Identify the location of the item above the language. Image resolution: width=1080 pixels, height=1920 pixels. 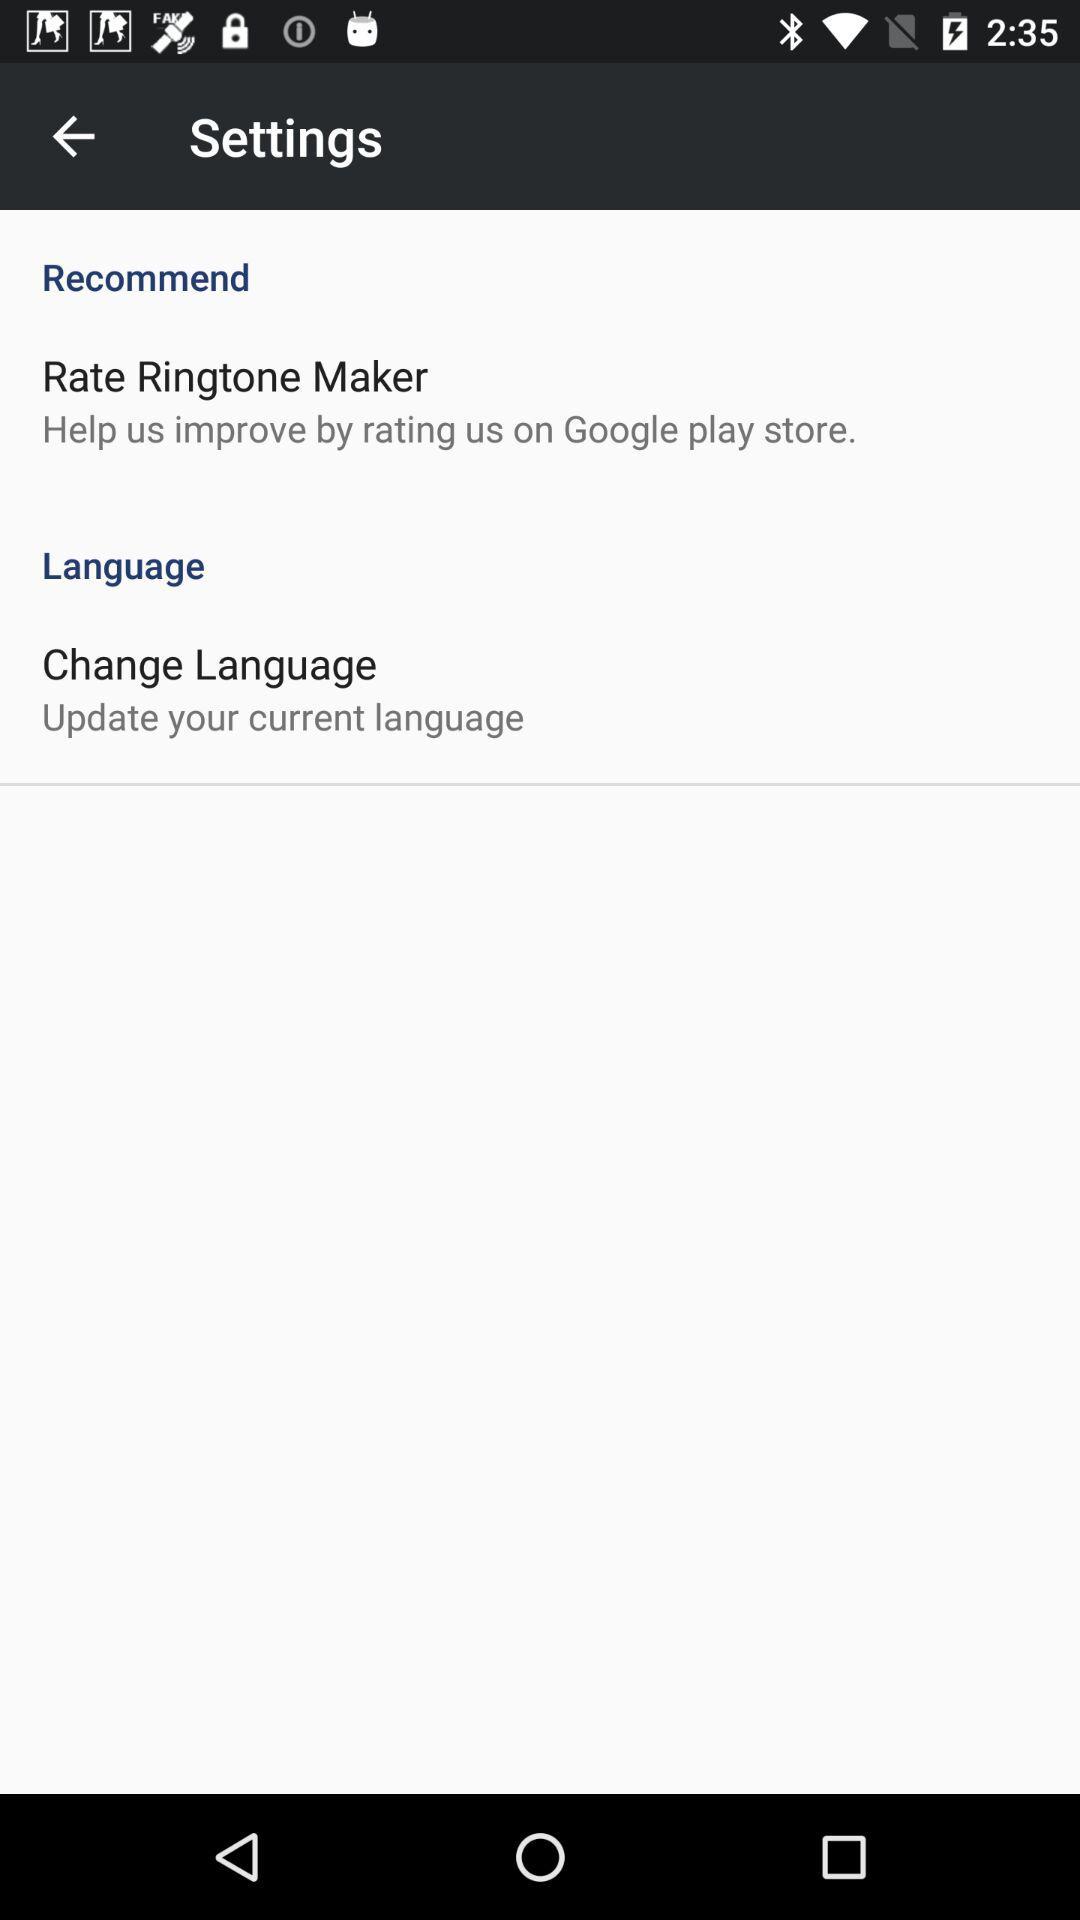
(448, 427).